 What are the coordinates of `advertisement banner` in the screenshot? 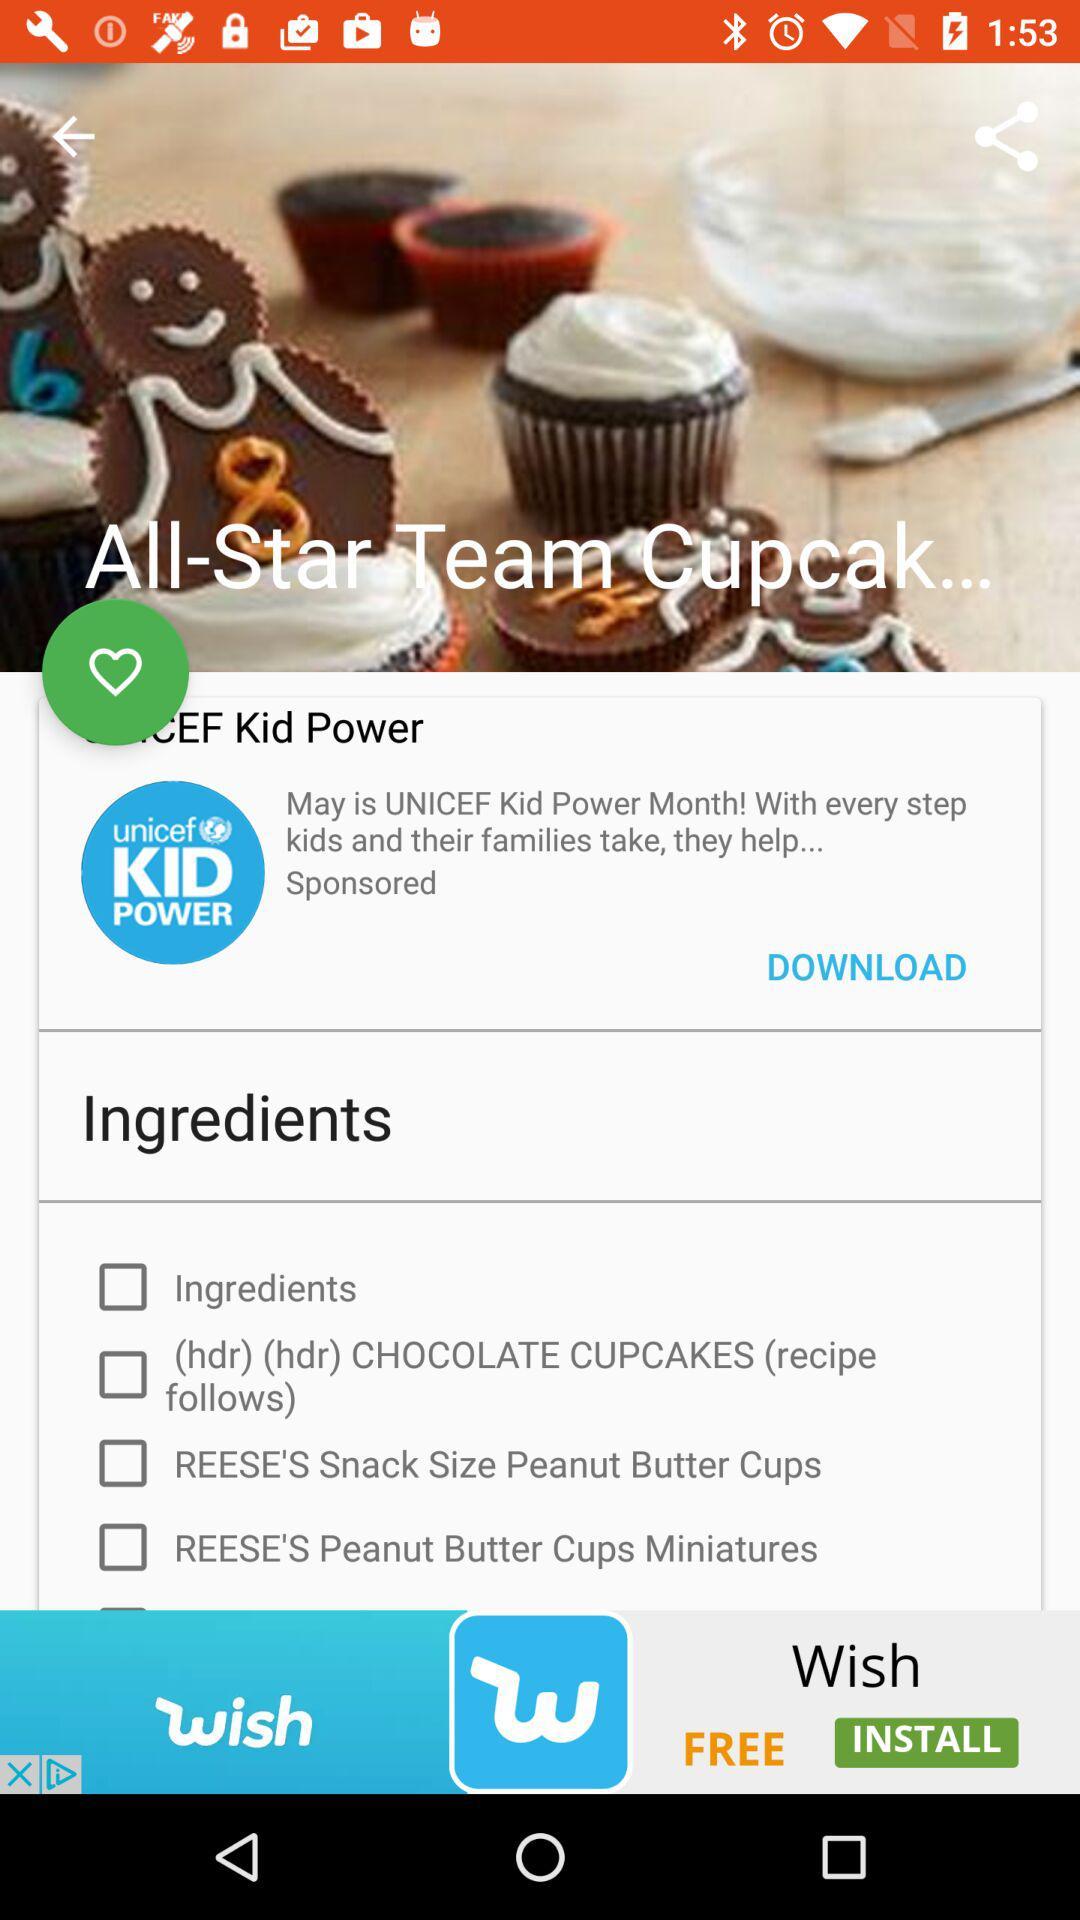 It's located at (540, 1701).